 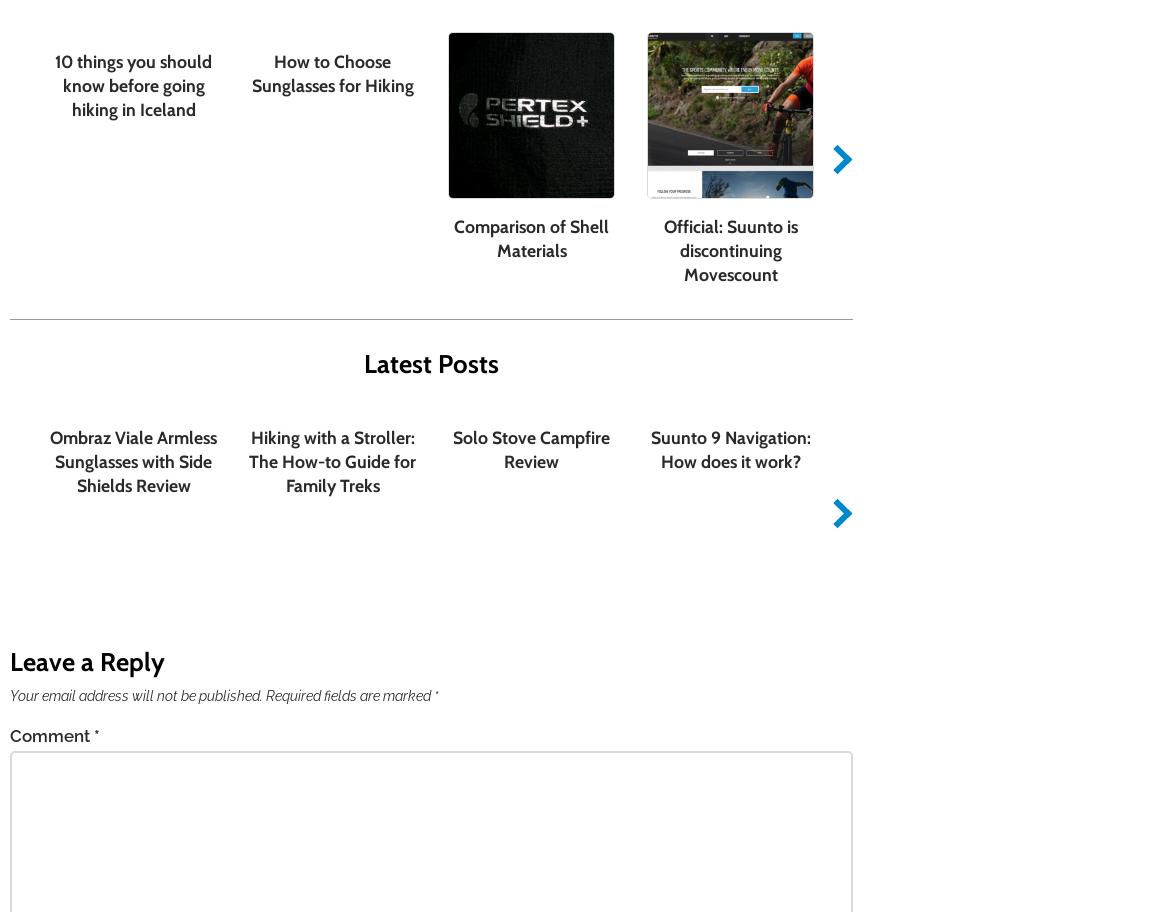 I want to click on '10 things you should know before going hiking in Iceland', so click(x=132, y=84).